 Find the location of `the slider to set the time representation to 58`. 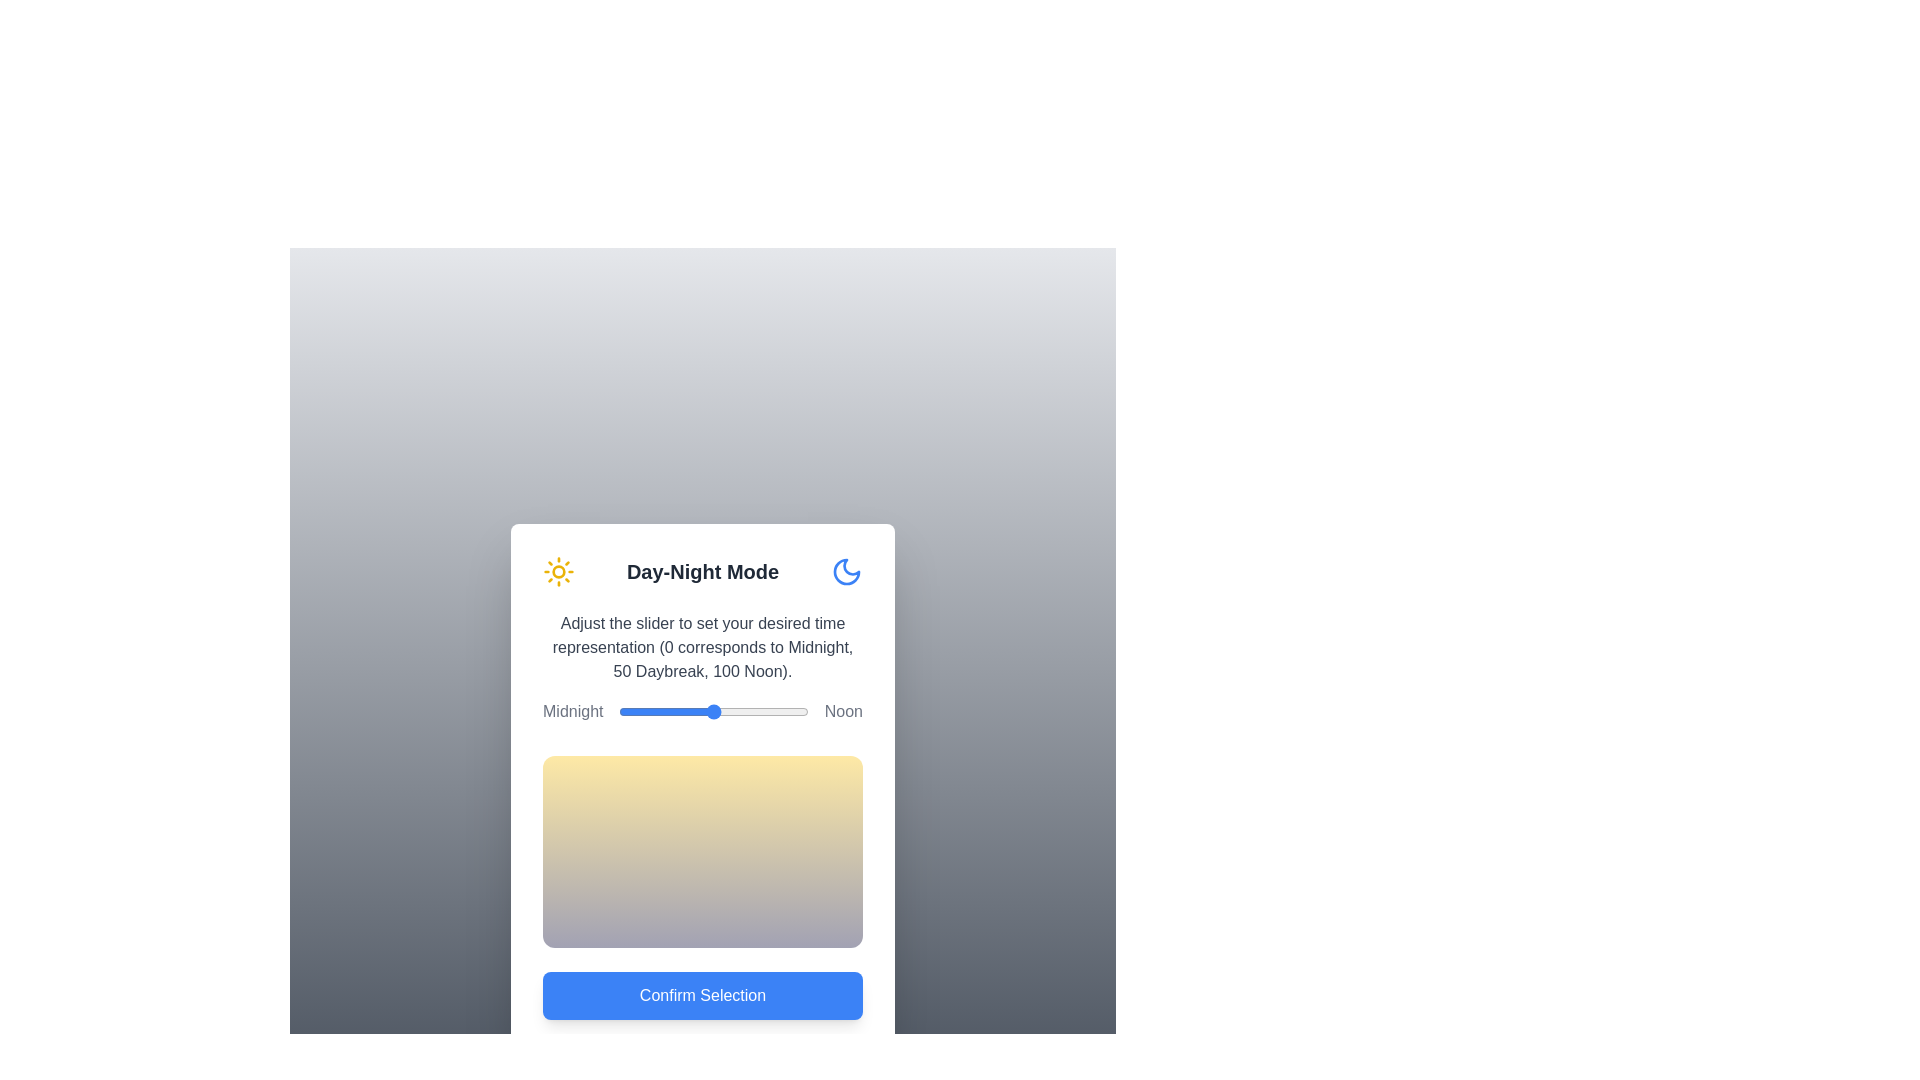

the slider to set the time representation to 58 is located at coordinates (728, 711).